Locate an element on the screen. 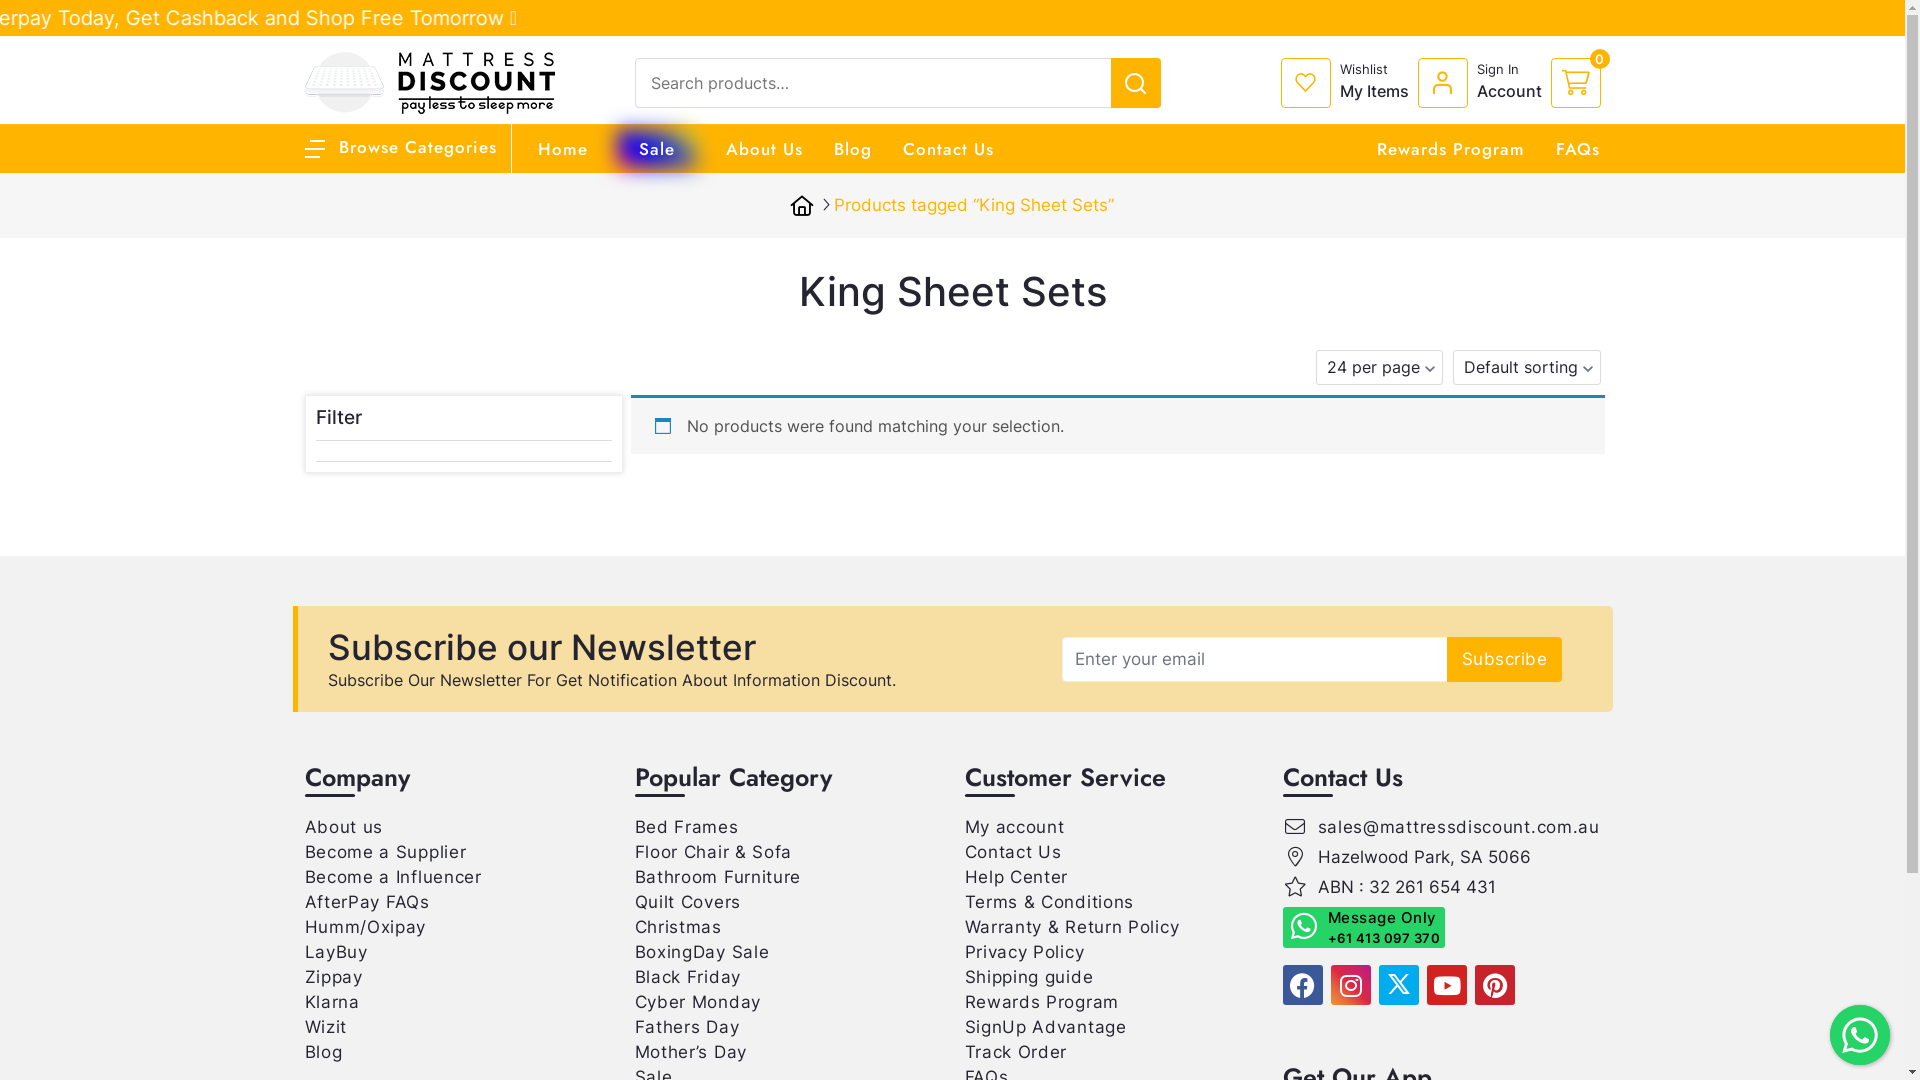 The width and height of the screenshot is (1920, 1080). 'facebook' is located at coordinates (1301, 983).